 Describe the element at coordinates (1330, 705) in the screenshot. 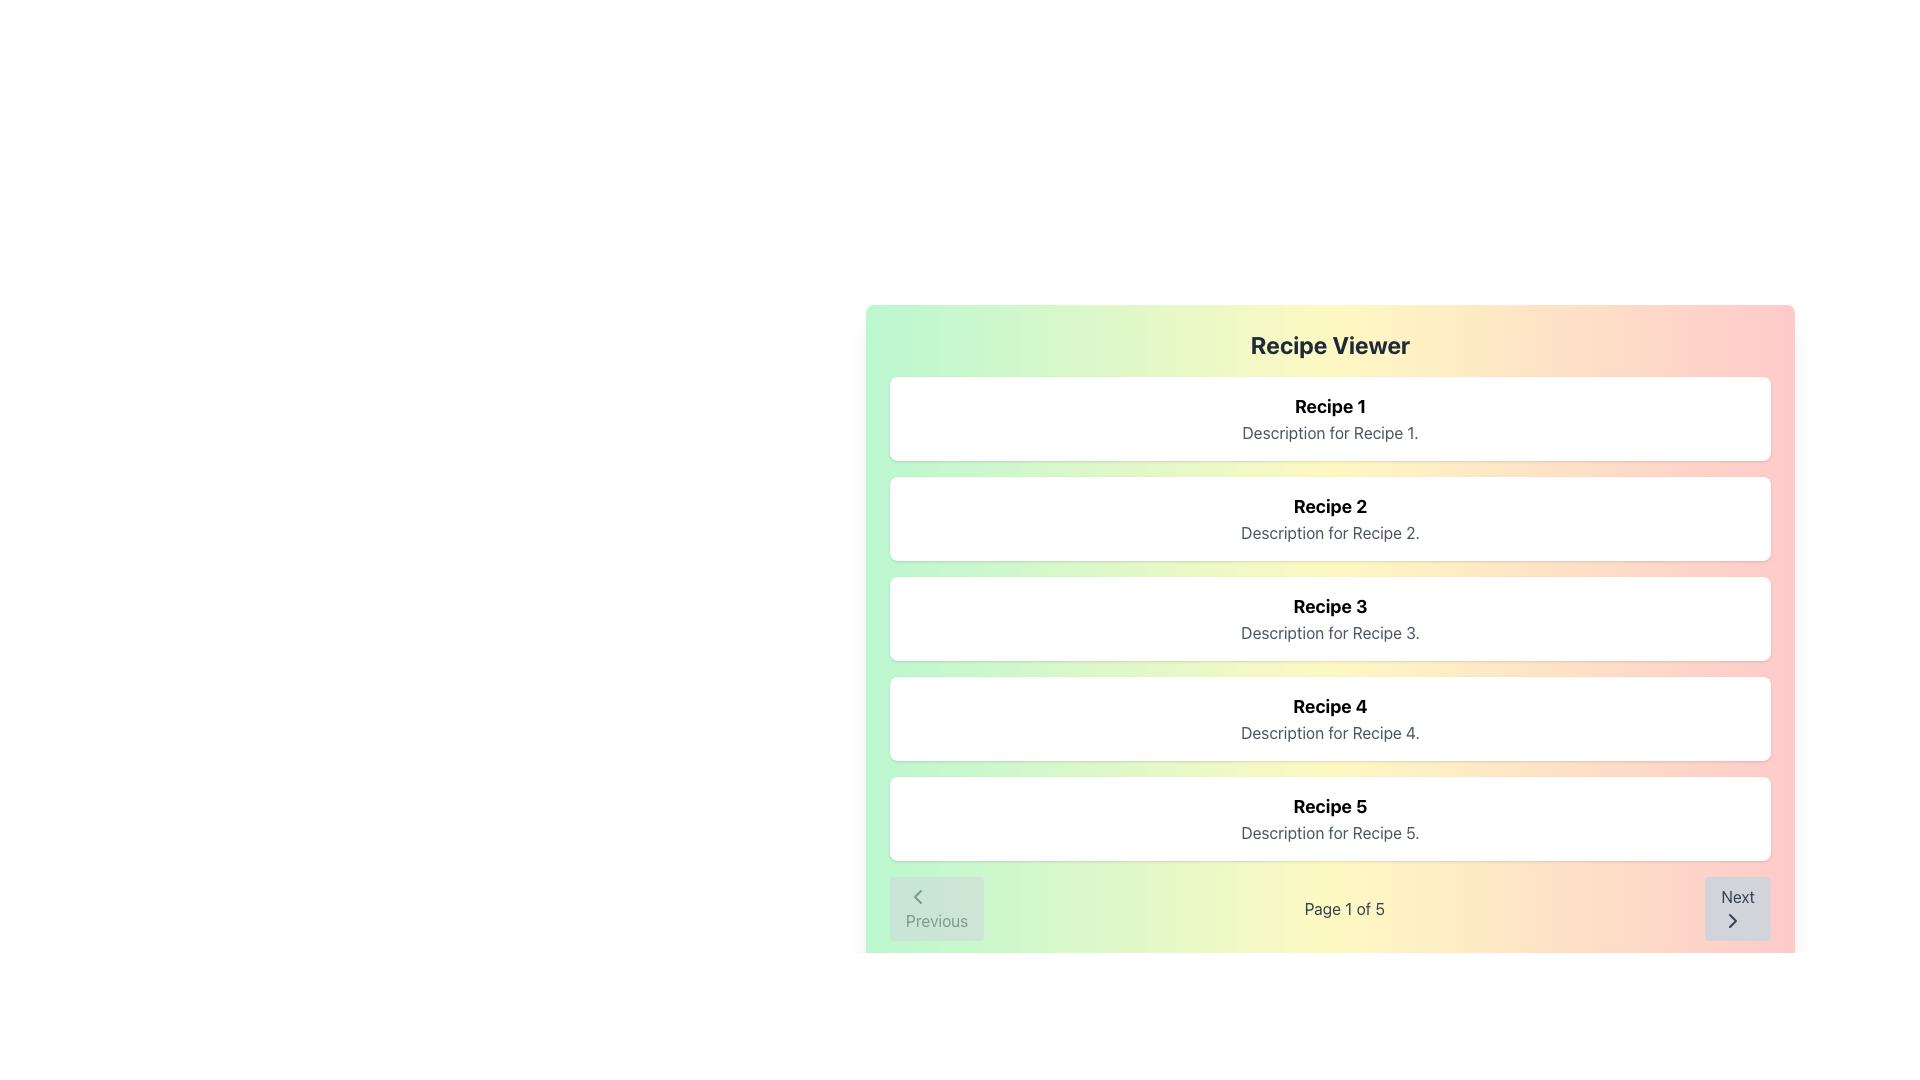

I see `text label that displays 'Recipe 4' in bold and large font, located in the fourth card of the vertically stacked list of recipe entries` at that location.